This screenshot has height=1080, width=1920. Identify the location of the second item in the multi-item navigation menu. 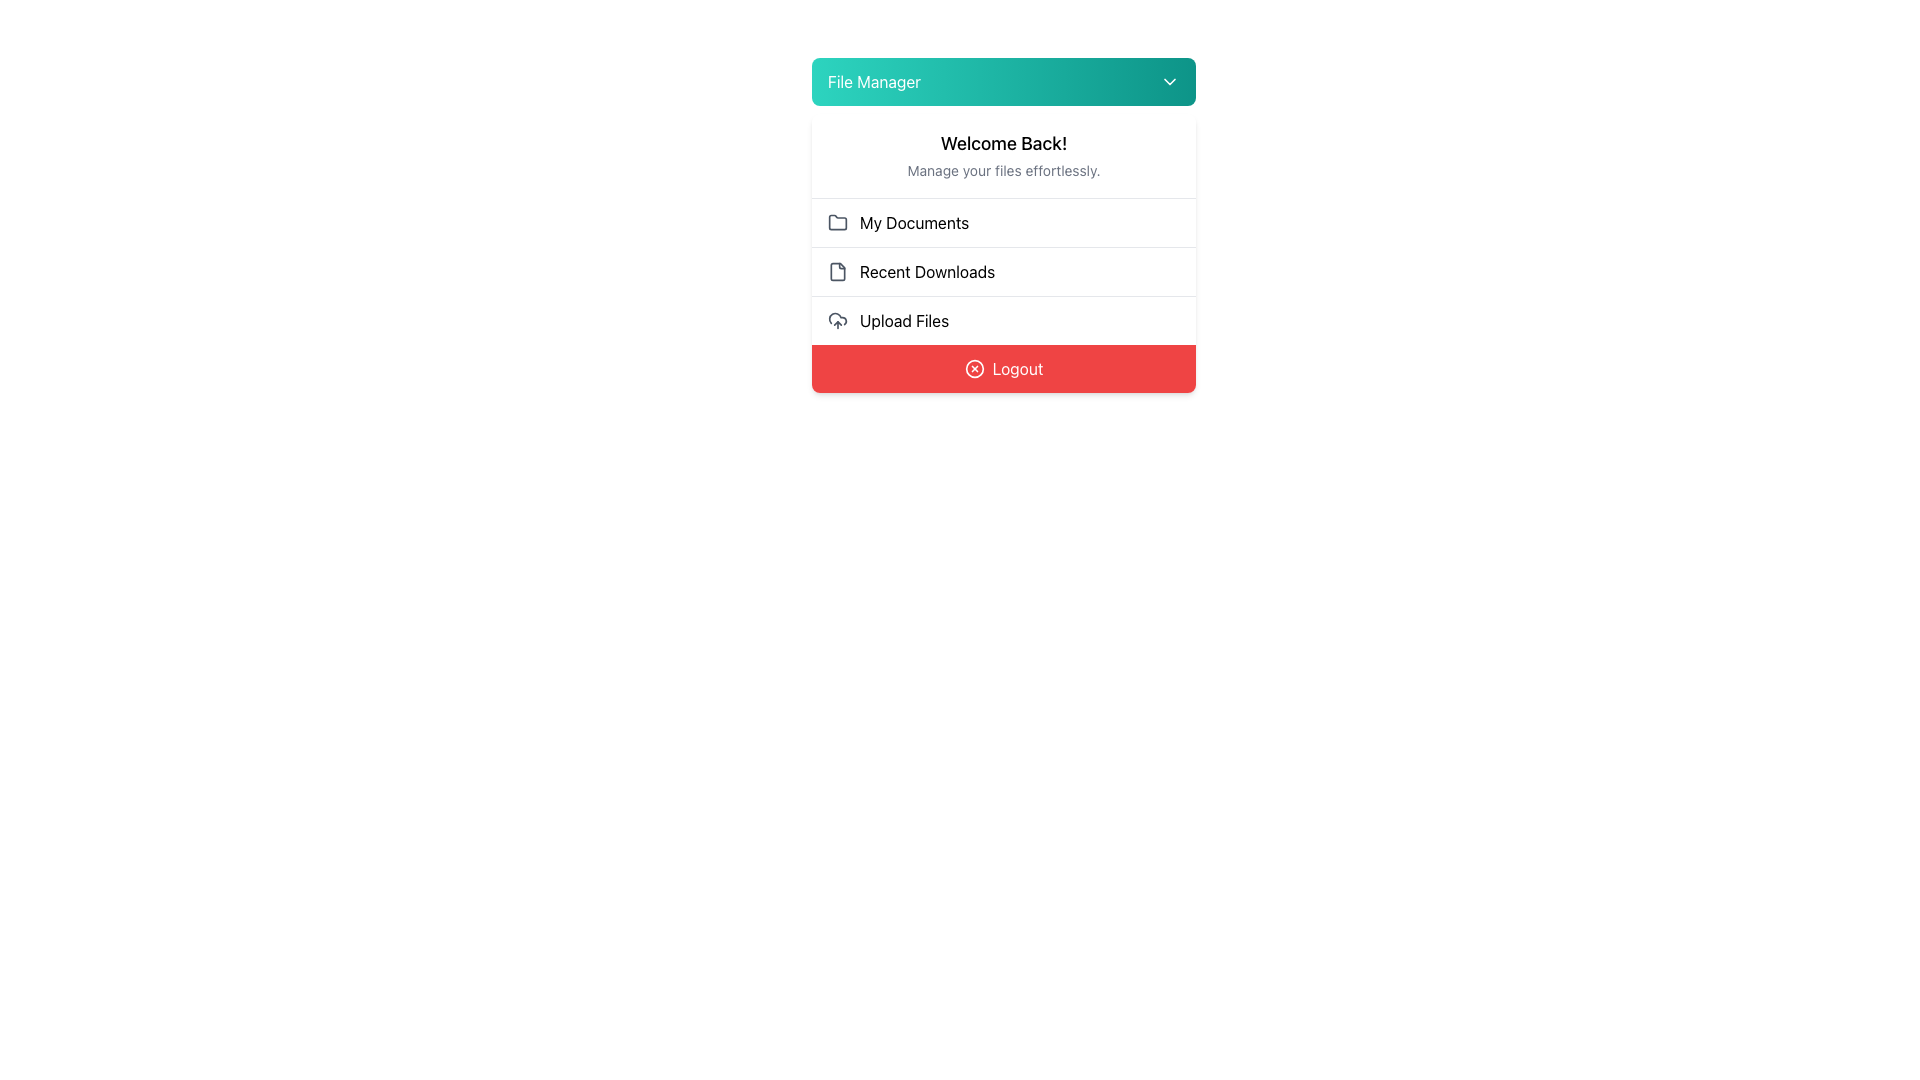
(1003, 272).